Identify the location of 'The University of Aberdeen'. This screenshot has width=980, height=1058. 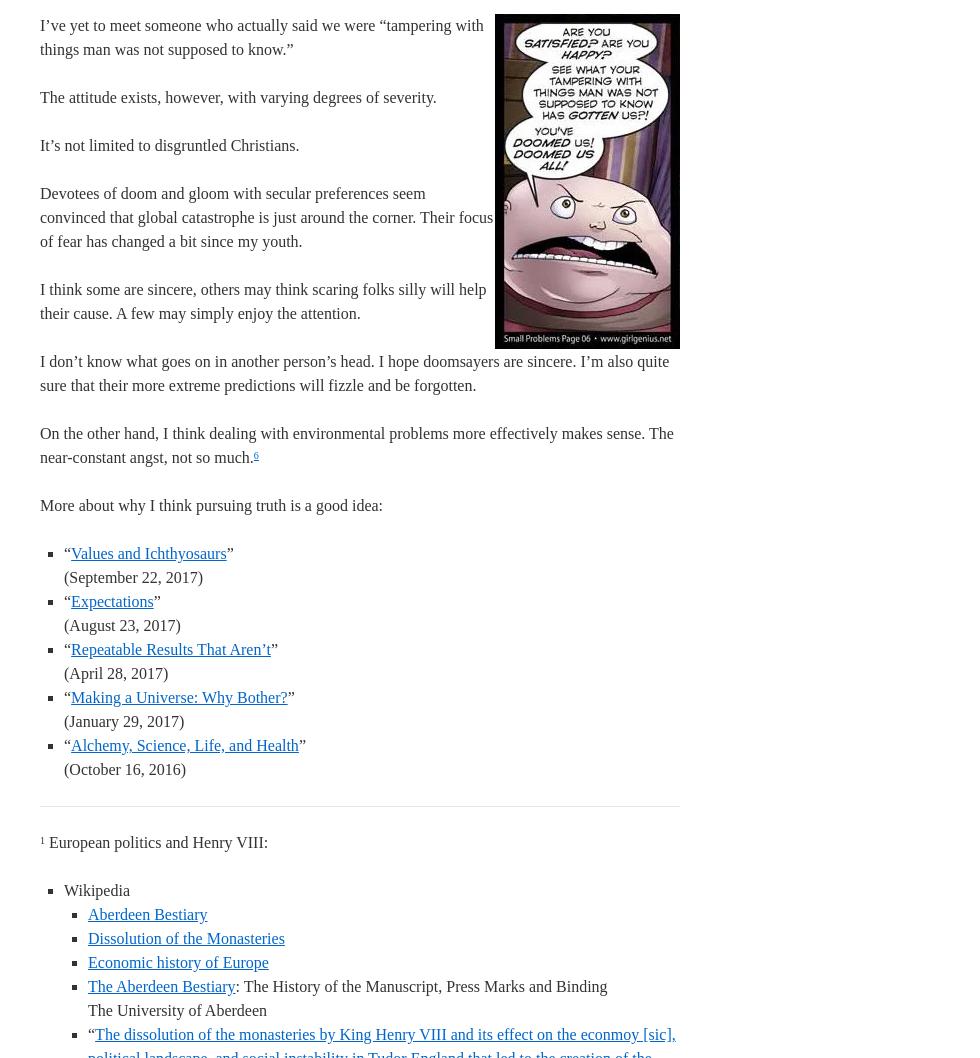
(88, 1009).